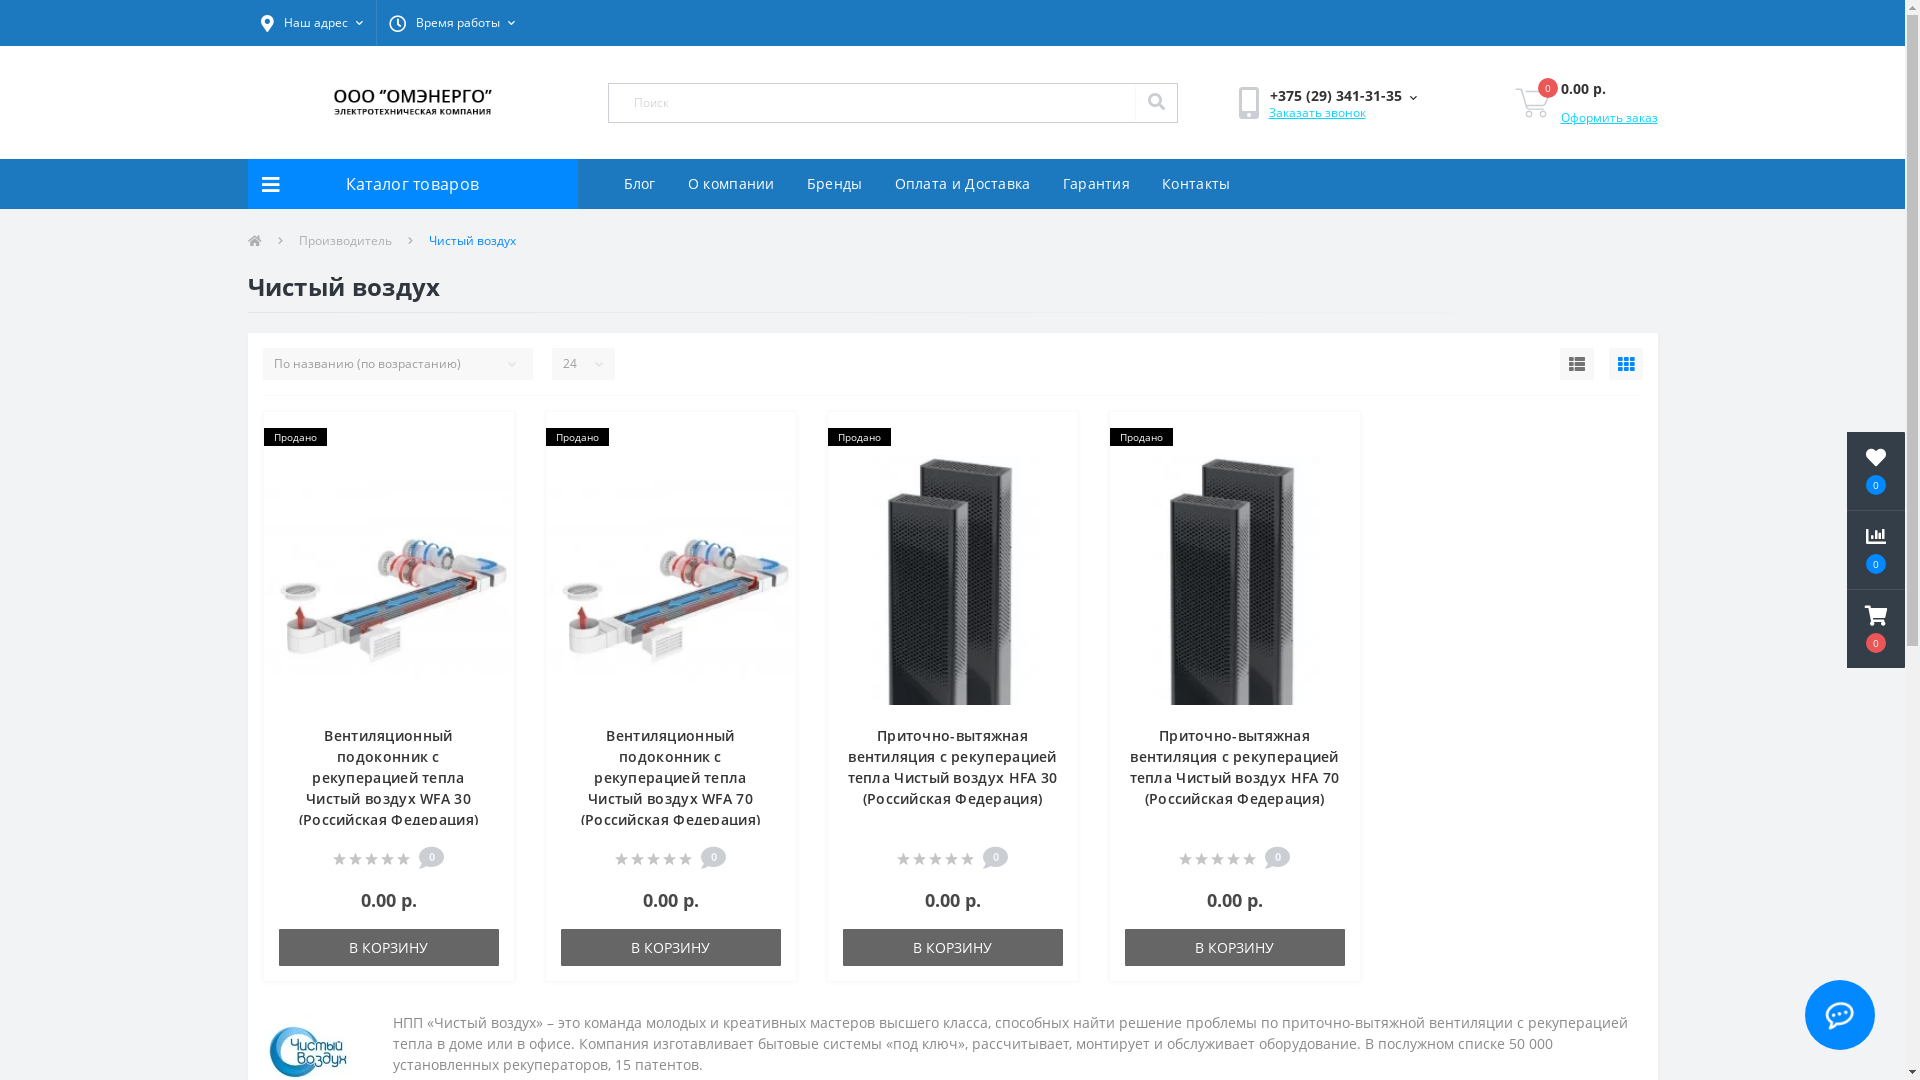 The width and height of the screenshot is (1920, 1080). What do you see at coordinates (1266, 95) in the screenshot?
I see `'+375 (29) 341-31-35'` at bounding box center [1266, 95].